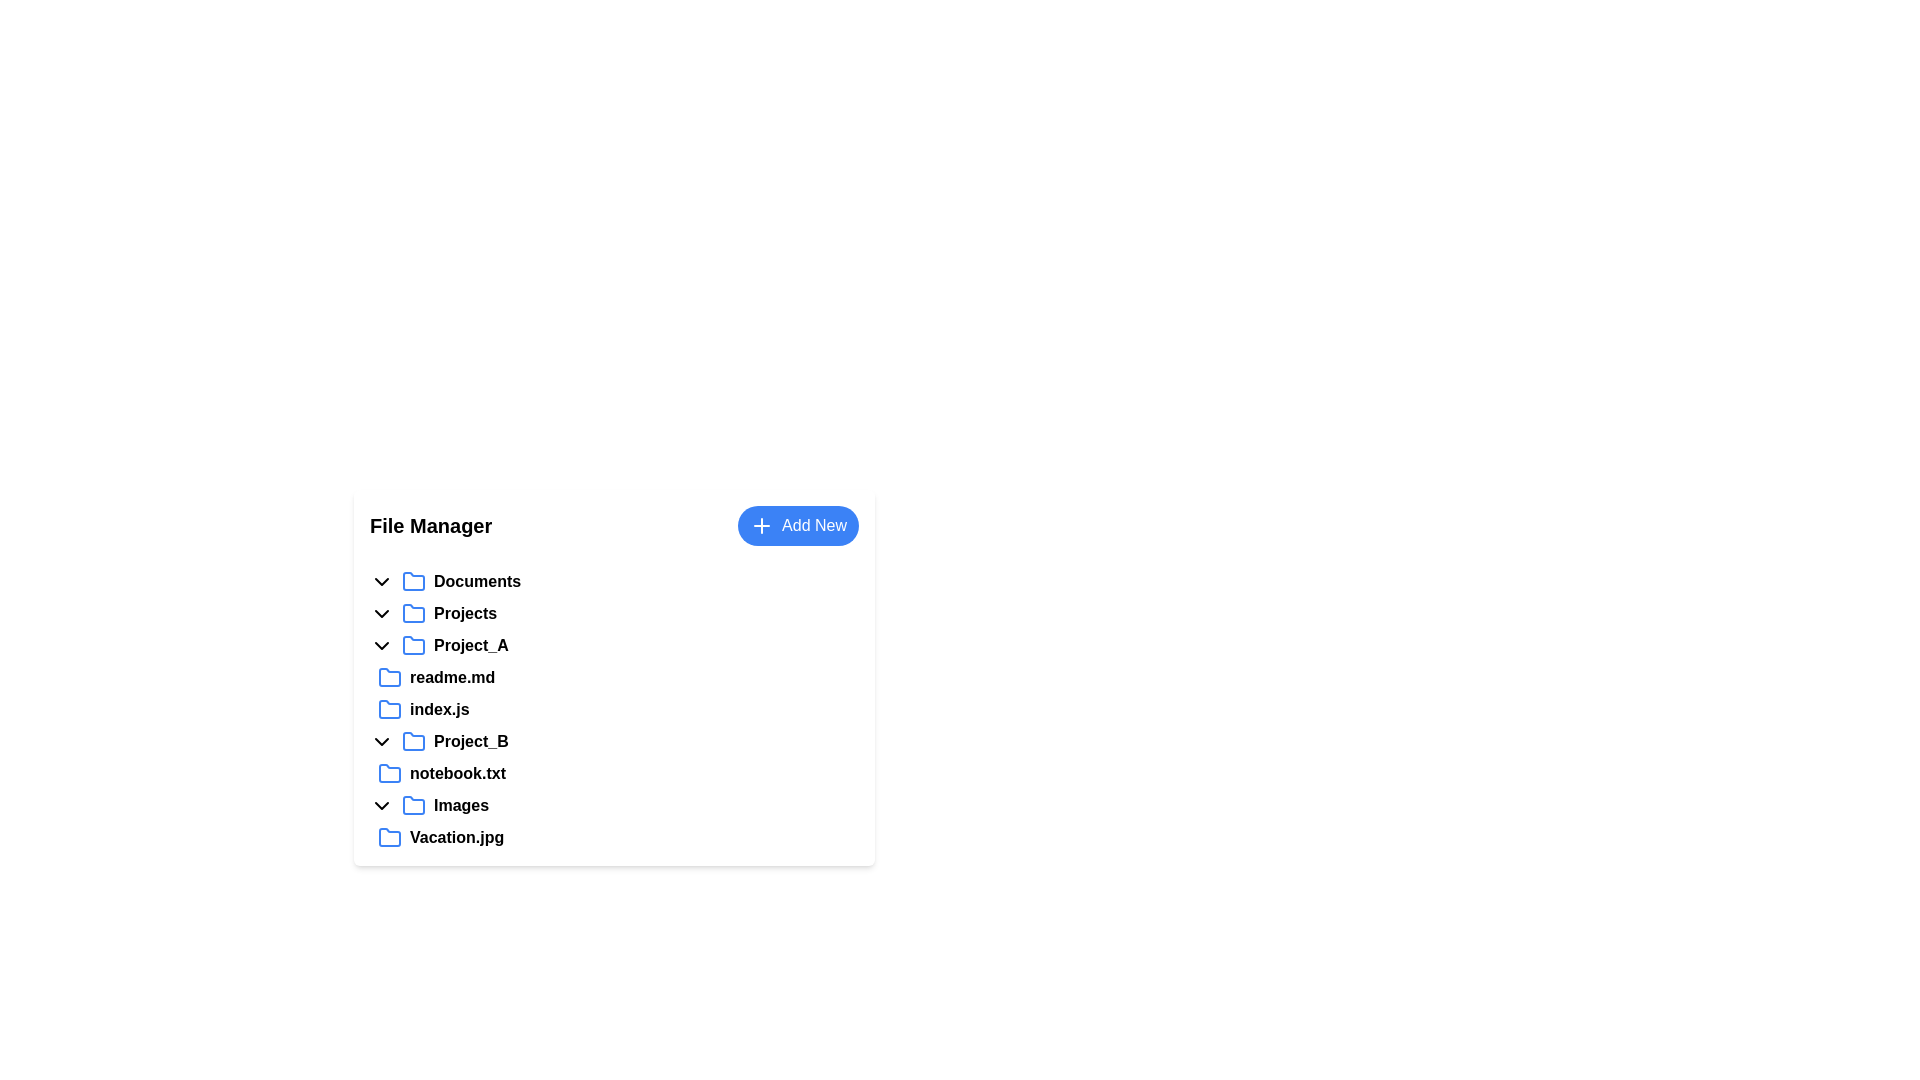  I want to click on the 'Project_A' label, so click(470, 645).